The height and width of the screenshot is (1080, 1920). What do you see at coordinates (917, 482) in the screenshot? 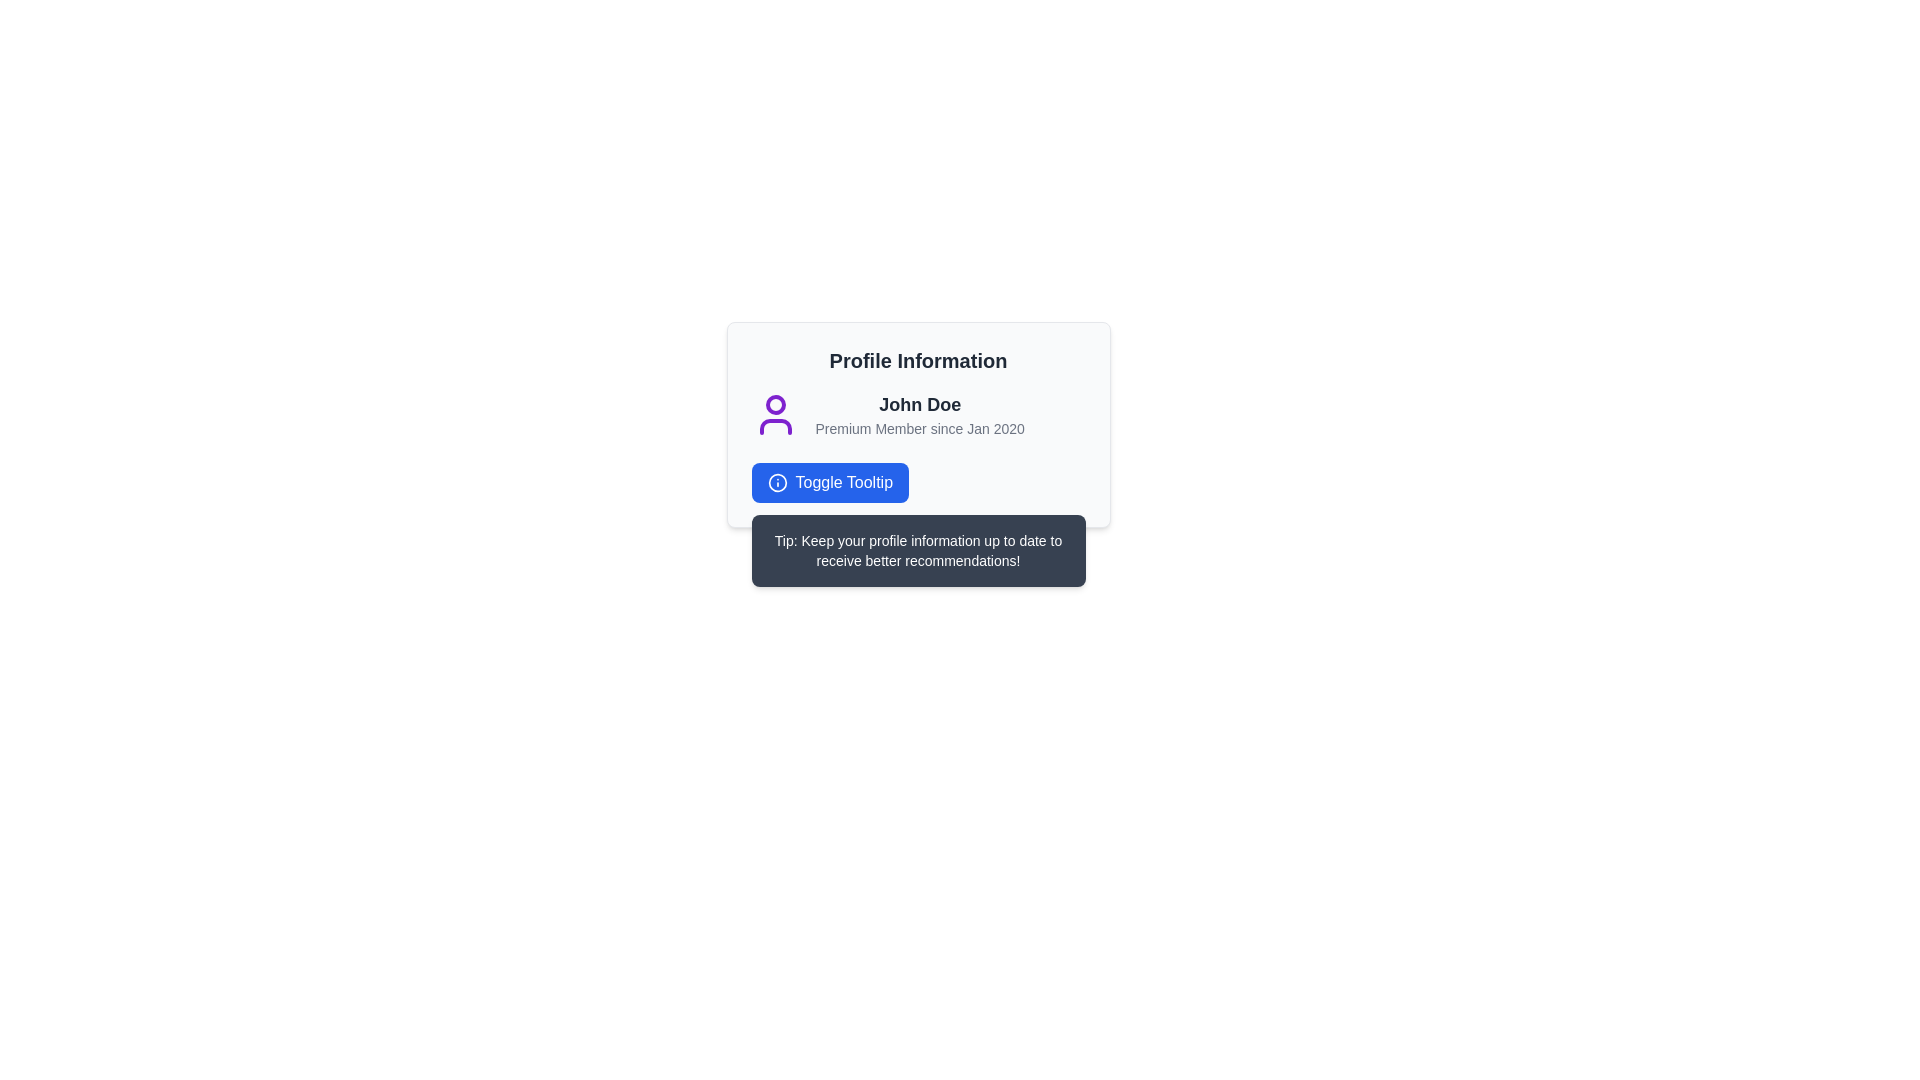
I see `the button that toggles the visibility of the tooltip box in the profile information card layout to observe its tooltip behavior` at bounding box center [917, 482].